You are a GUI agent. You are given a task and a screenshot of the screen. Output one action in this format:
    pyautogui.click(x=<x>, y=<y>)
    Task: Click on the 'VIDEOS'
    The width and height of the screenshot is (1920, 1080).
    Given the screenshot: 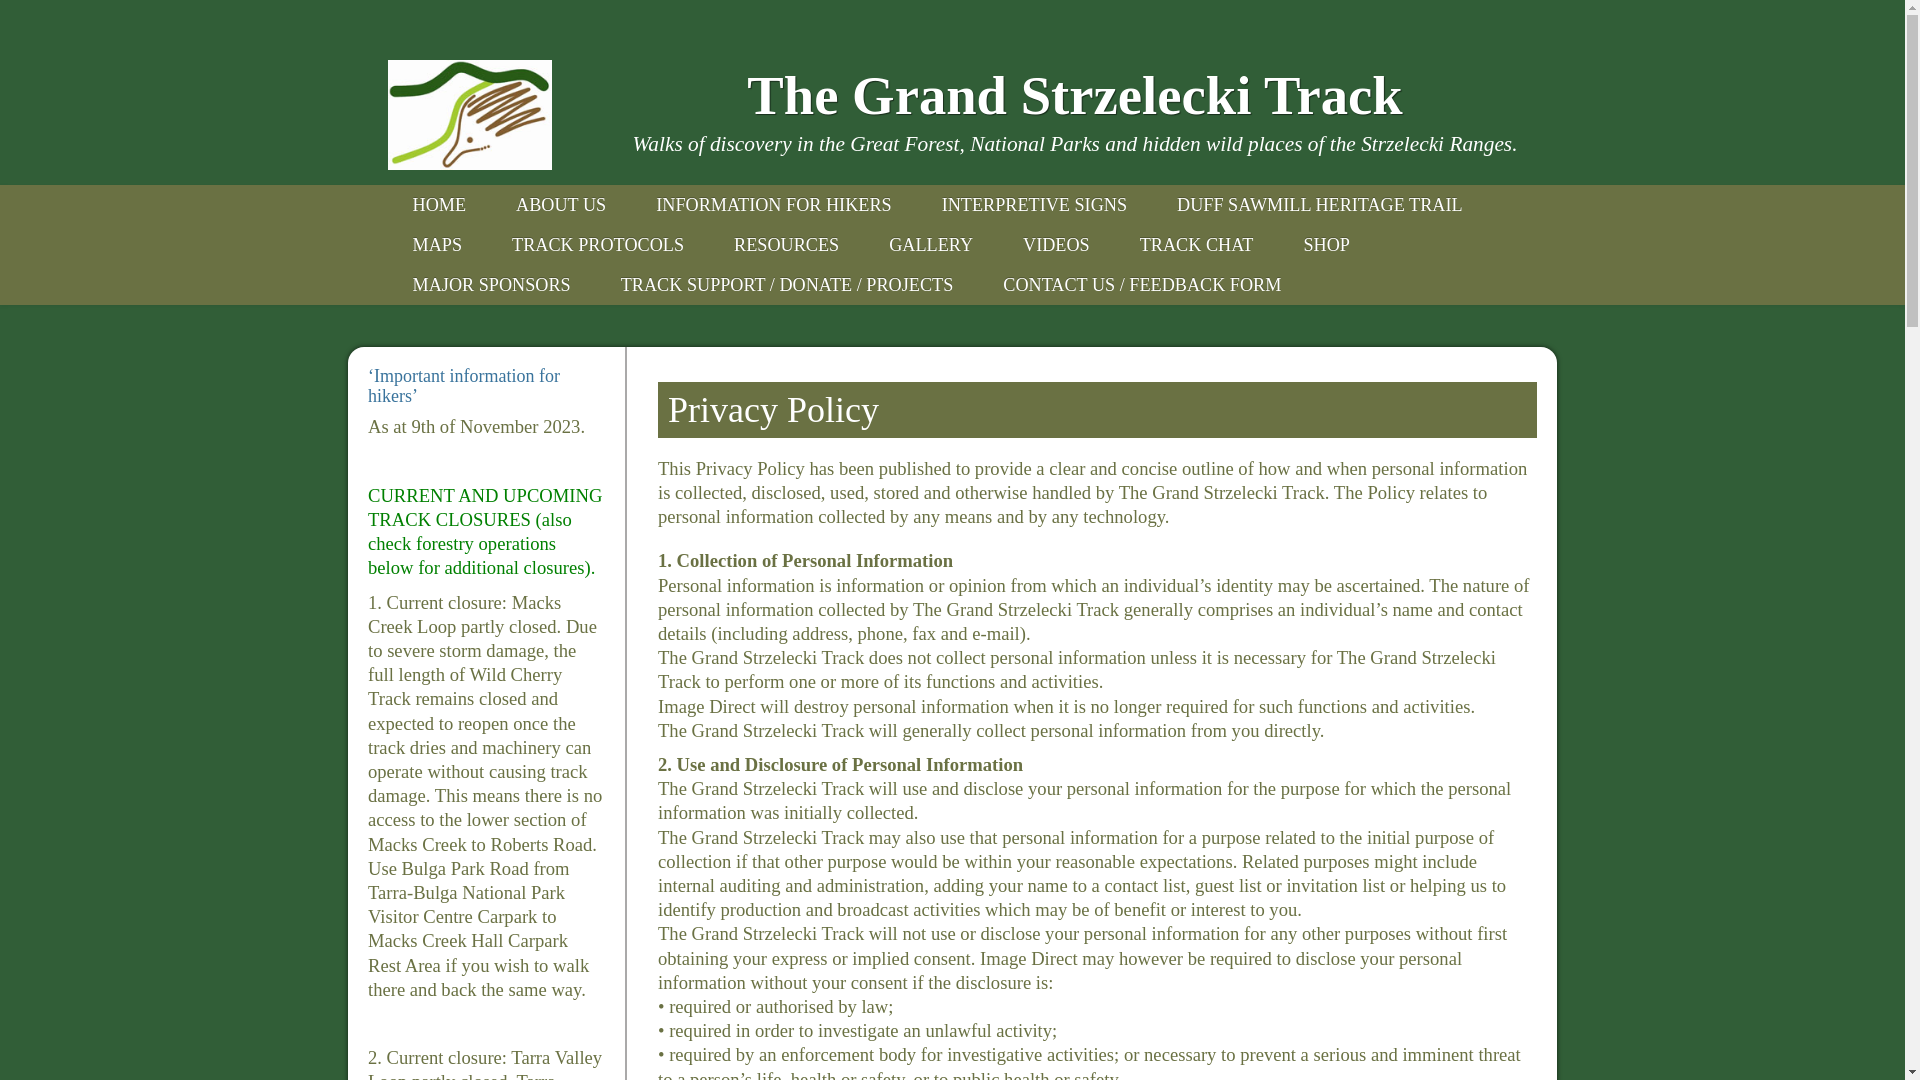 What is the action you would take?
    pyautogui.click(x=1055, y=244)
    